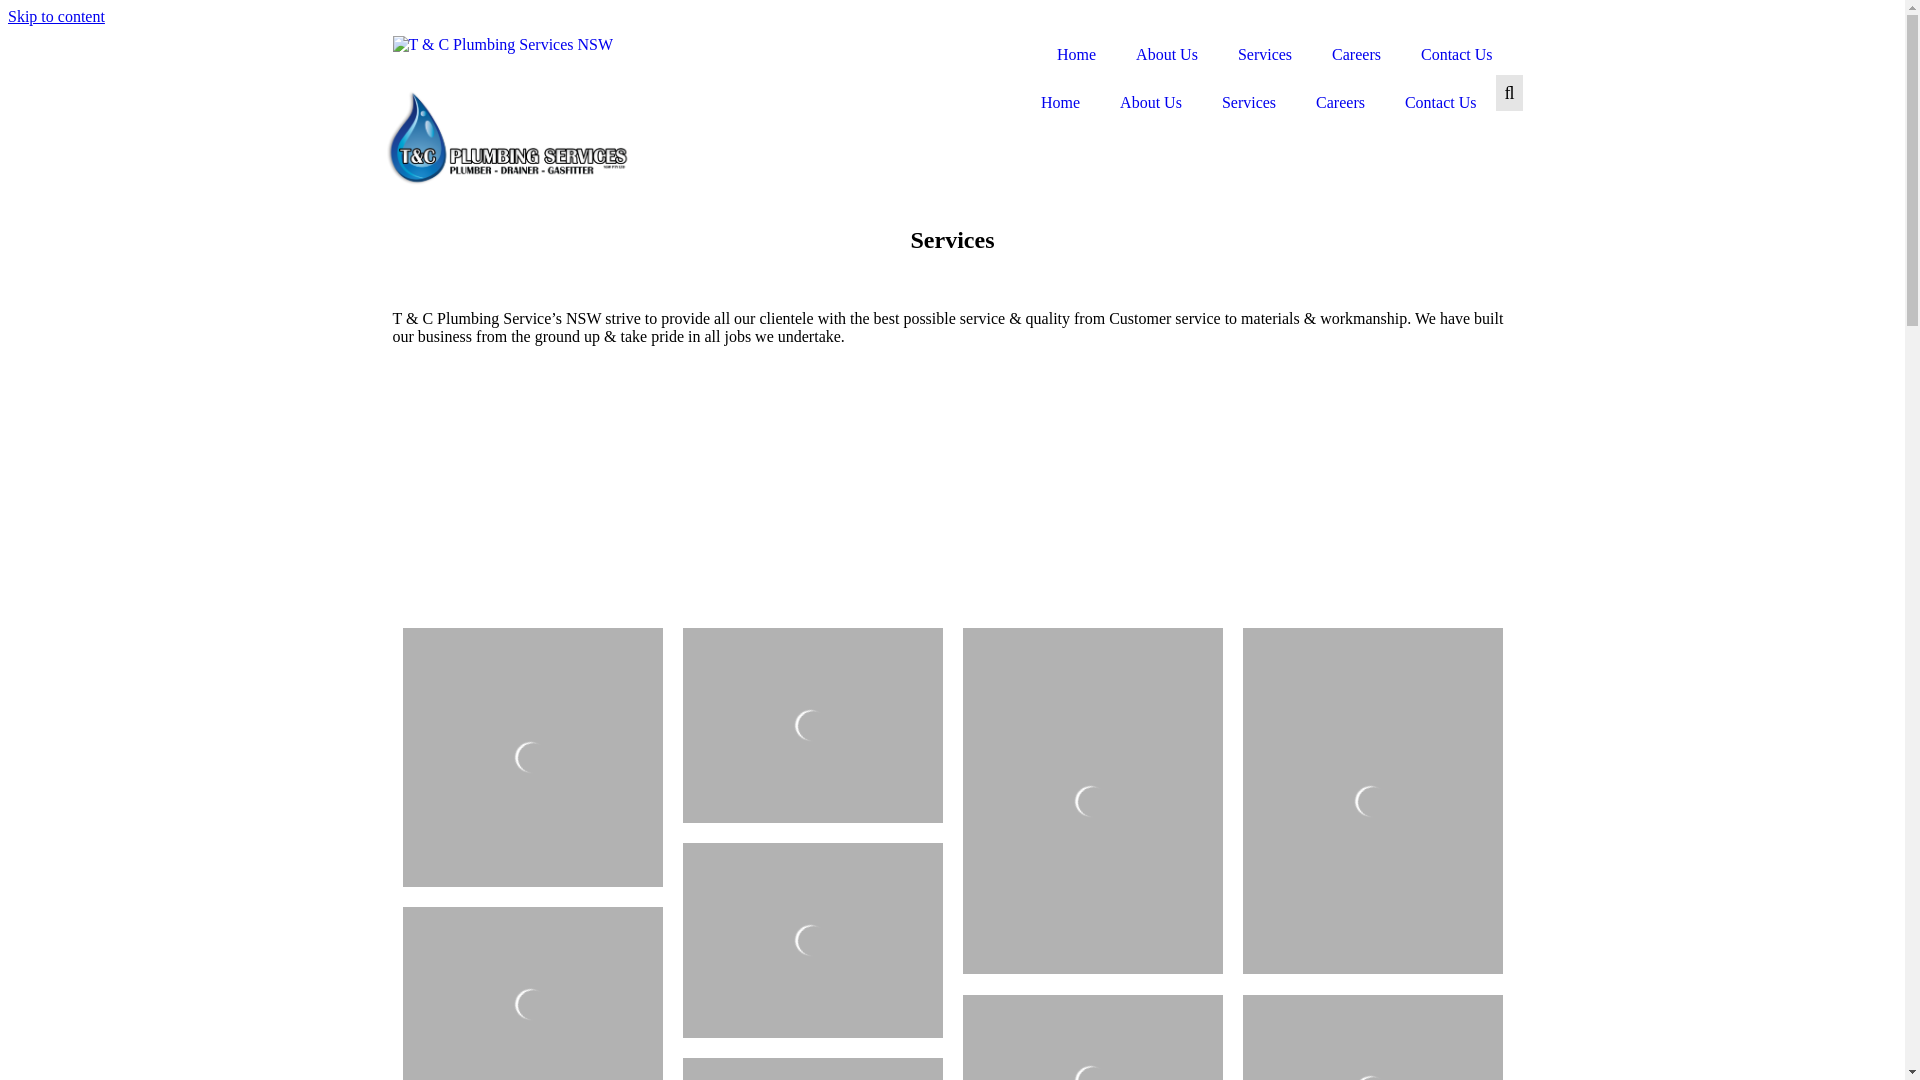 This screenshot has height=1080, width=1920. What do you see at coordinates (1384, 103) in the screenshot?
I see `'Contact Us'` at bounding box center [1384, 103].